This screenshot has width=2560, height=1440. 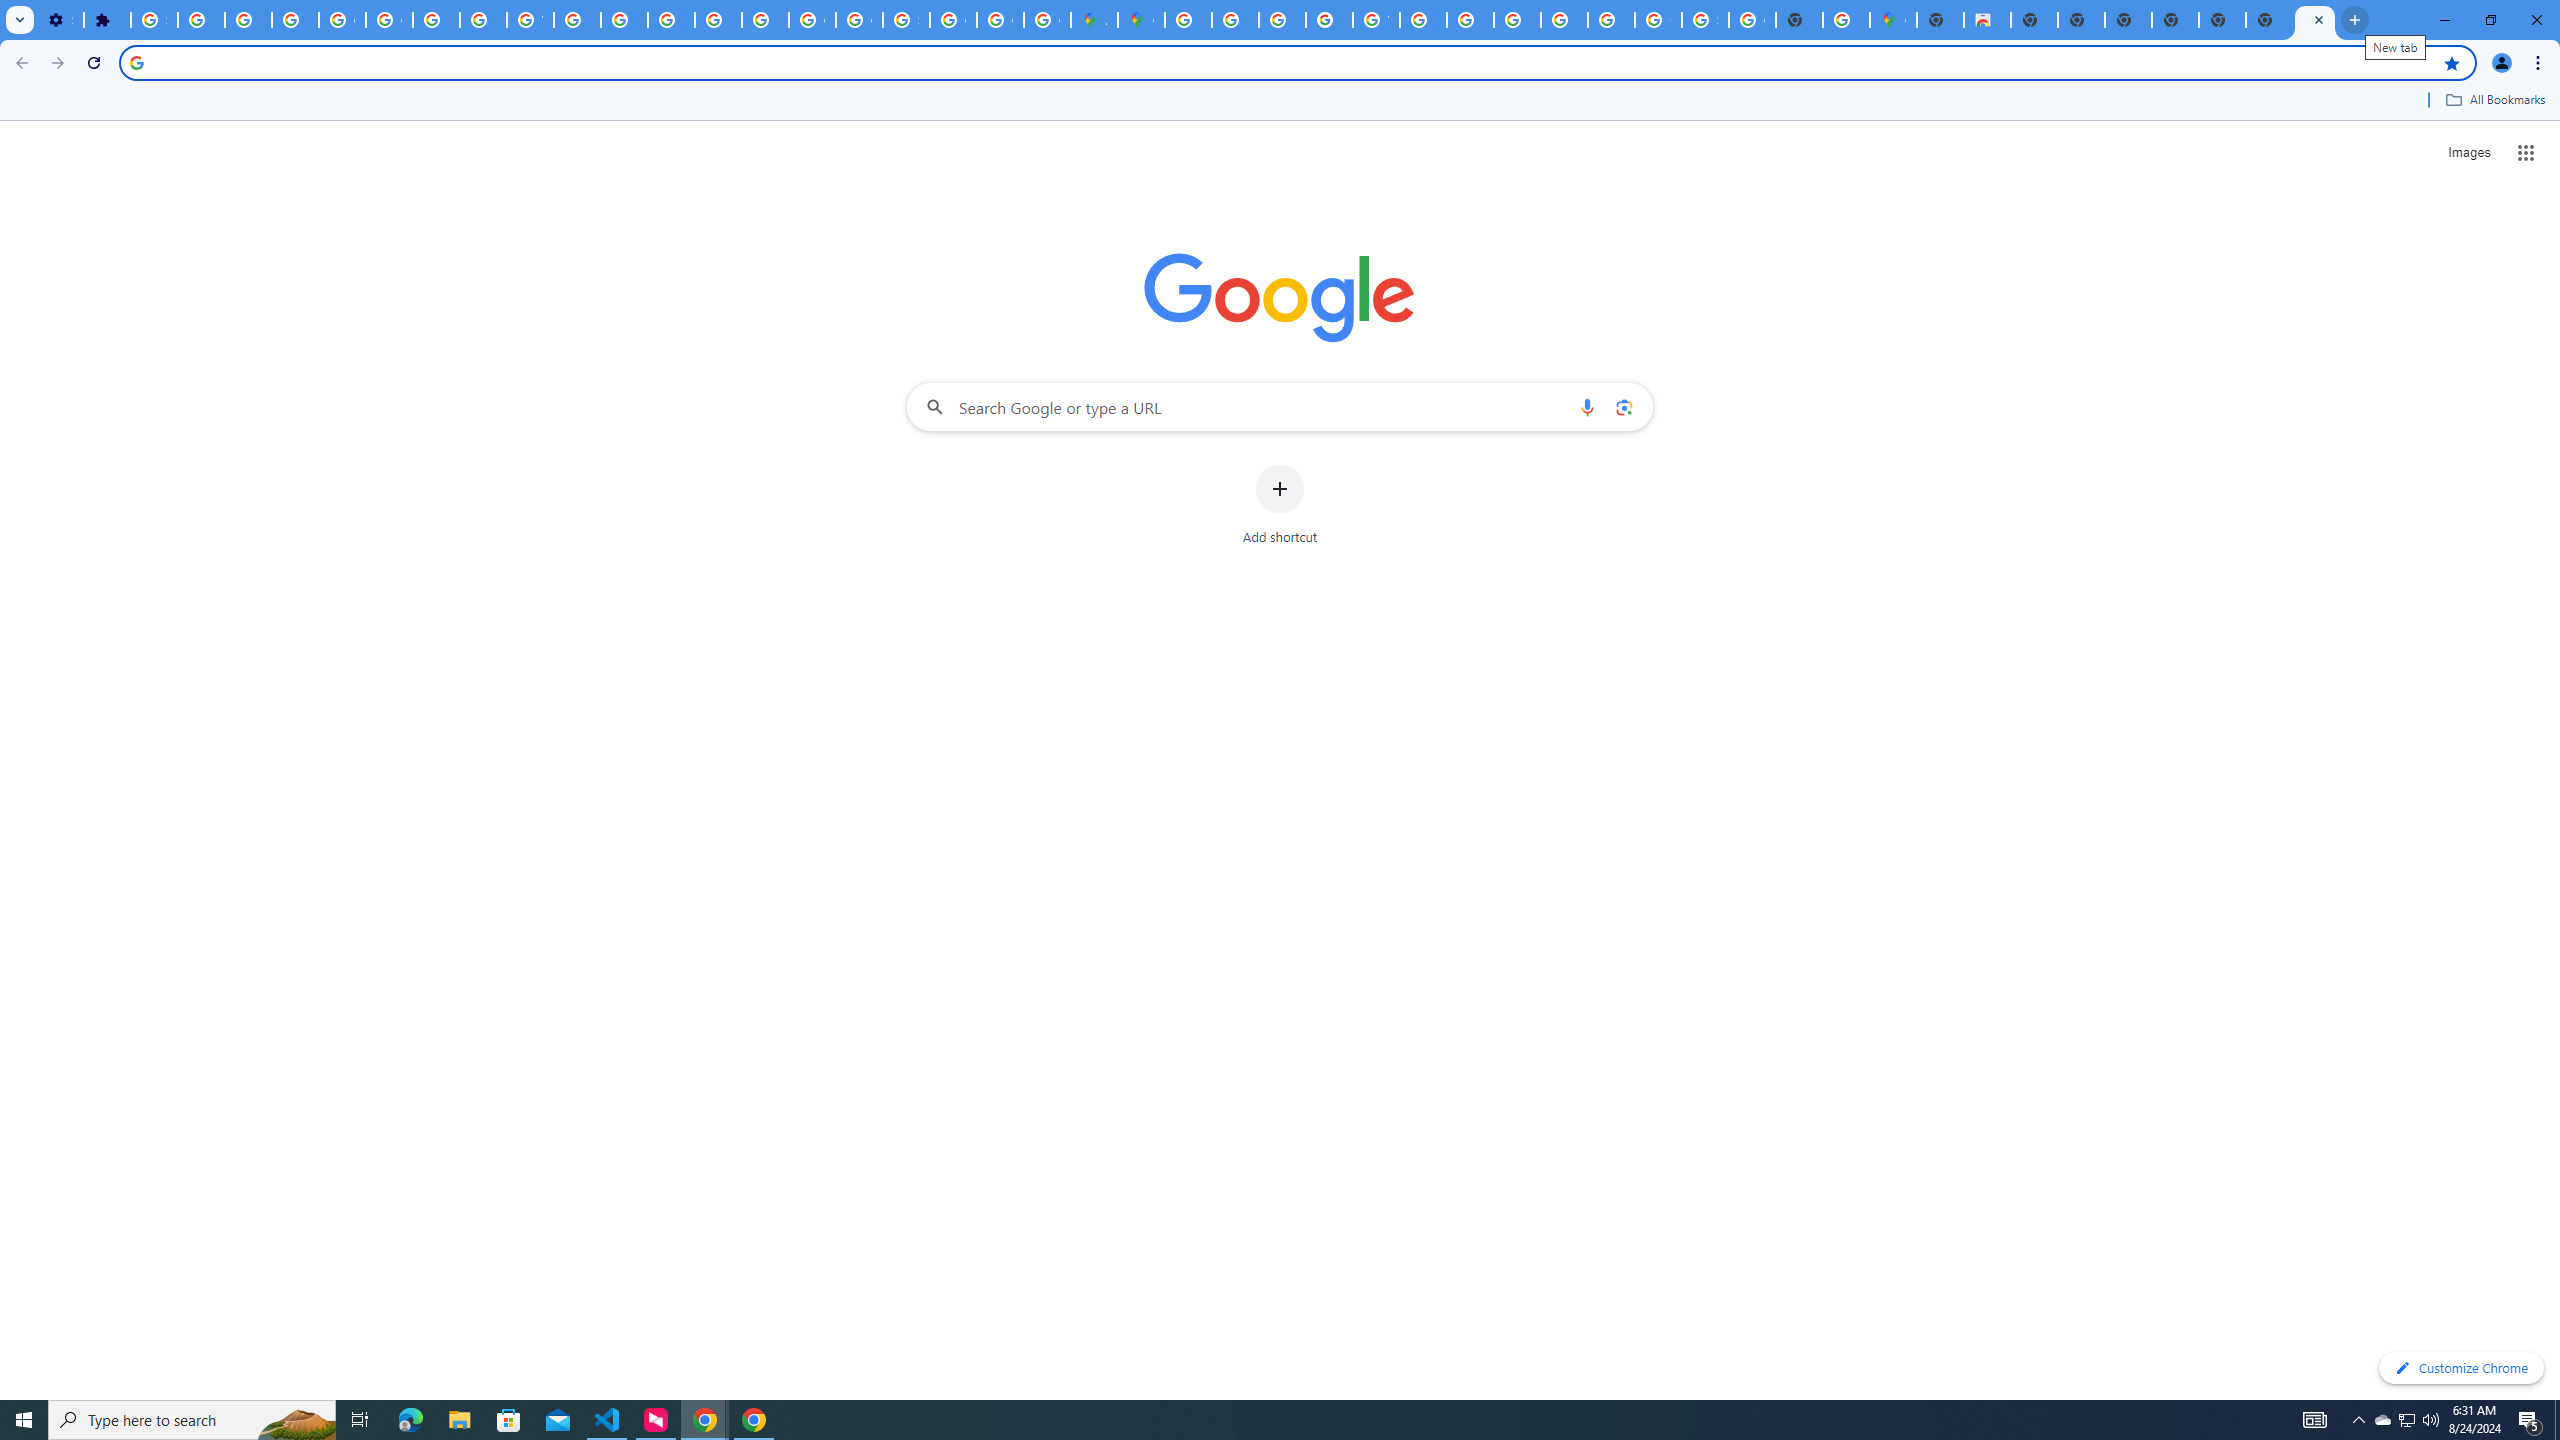 What do you see at coordinates (1280, 405) in the screenshot?
I see `'Search Google or type a URL'` at bounding box center [1280, 405].